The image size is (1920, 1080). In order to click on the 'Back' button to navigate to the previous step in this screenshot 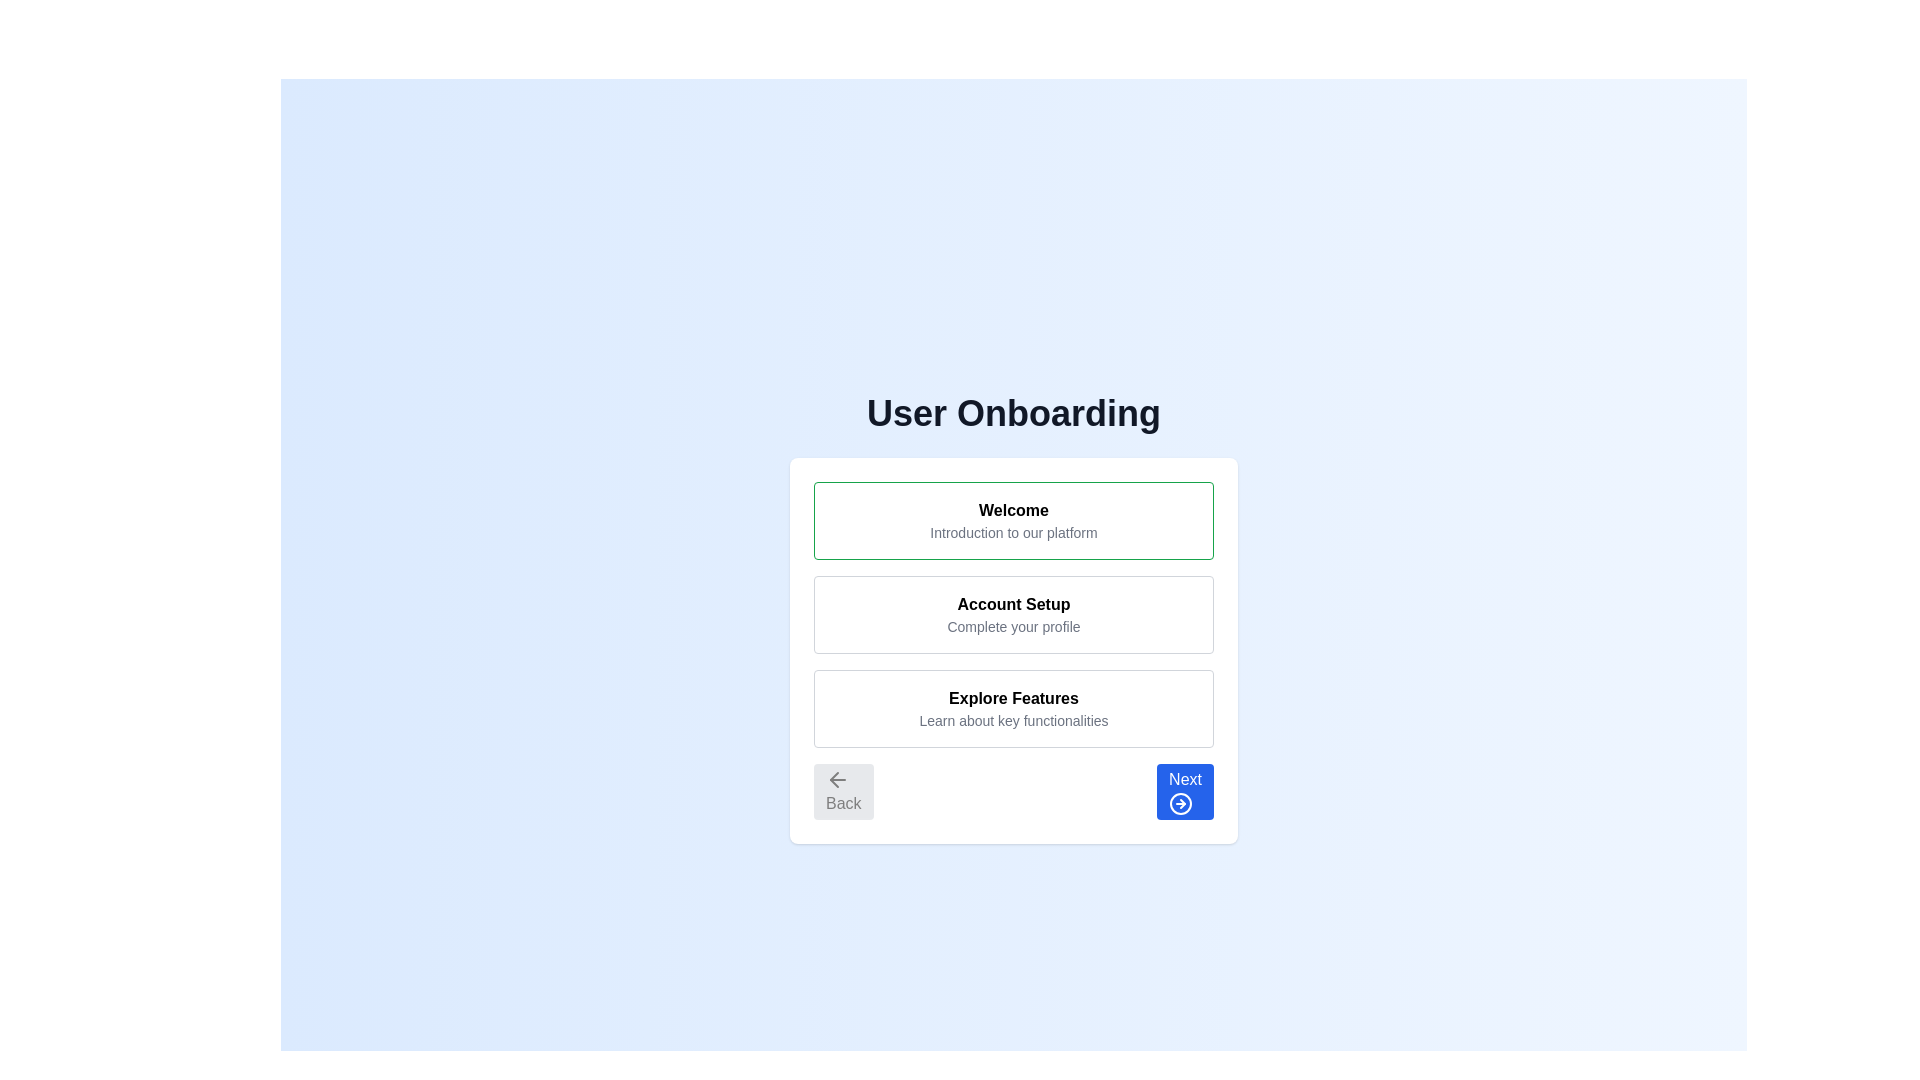, I will do `click(843, 790)`.